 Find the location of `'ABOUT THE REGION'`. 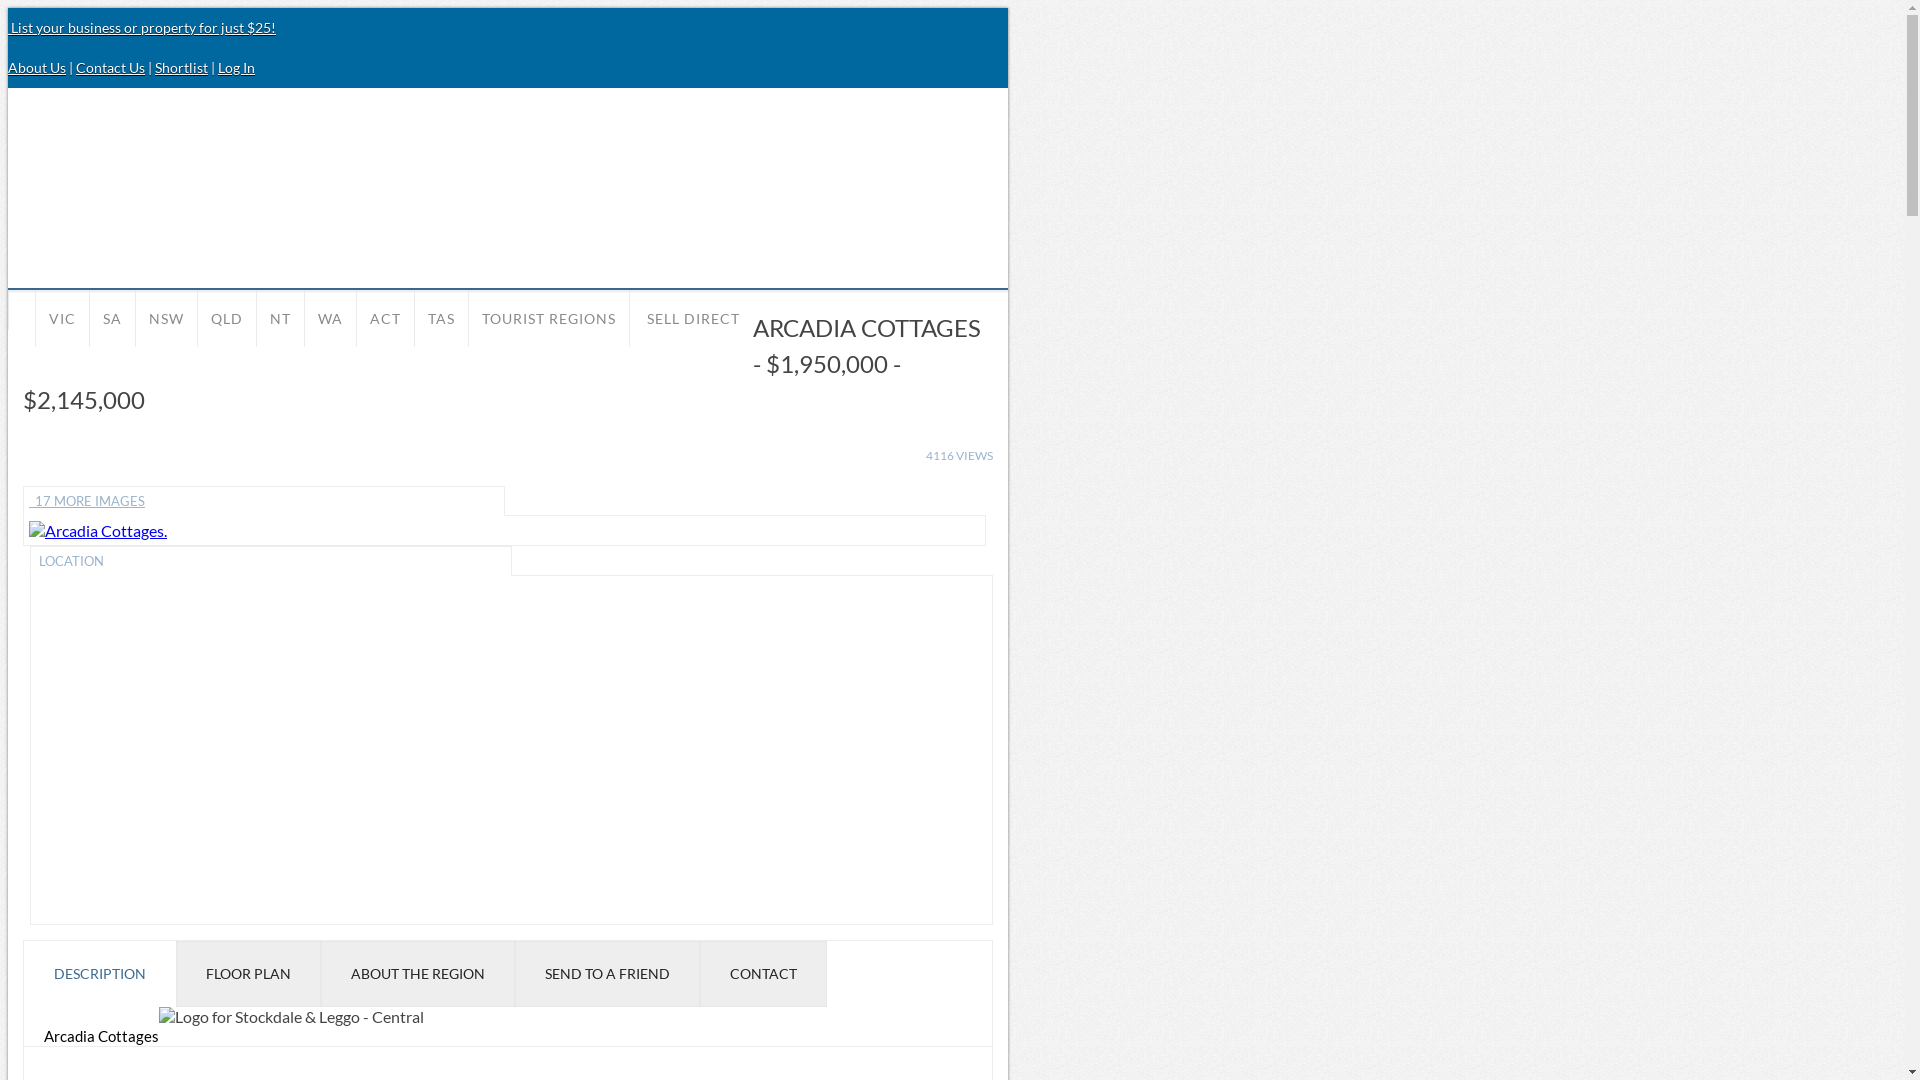

'ABOUT THE REGION' is located at coordinates (321, 973).